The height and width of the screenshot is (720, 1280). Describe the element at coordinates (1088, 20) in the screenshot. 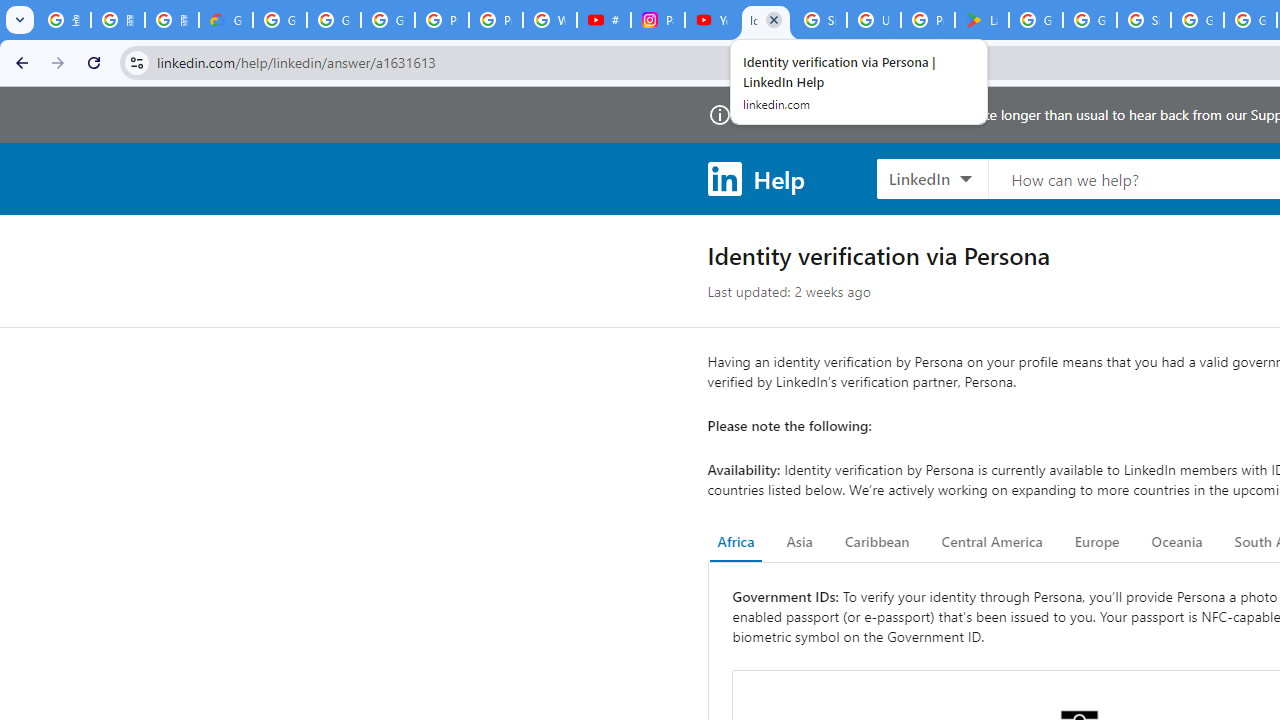

I see `'Google Workspace - Specific Terms'` at that location.